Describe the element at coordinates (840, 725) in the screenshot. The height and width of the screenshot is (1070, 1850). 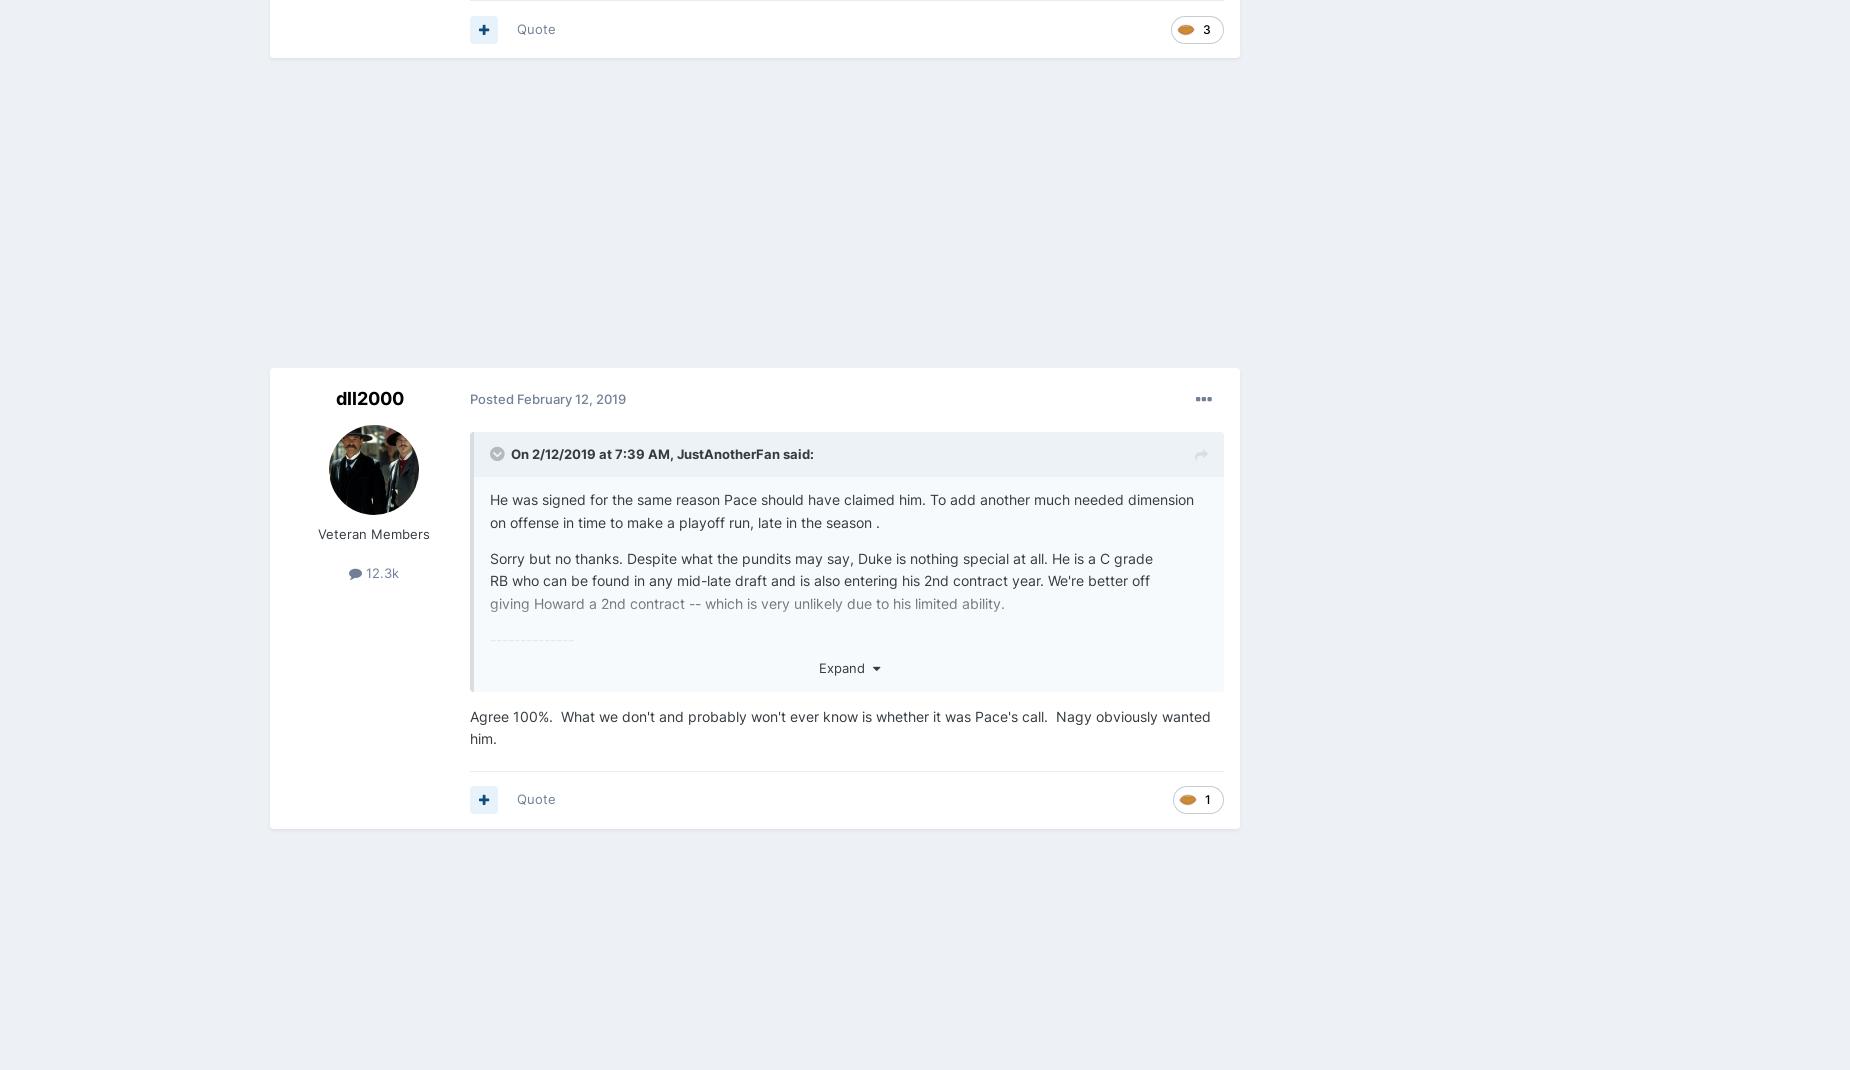
I see `'Agree 100%.  What we don't and probably won't ever know is whether it was Pace's call.  Nagy obviously wanted him.'` at that location.